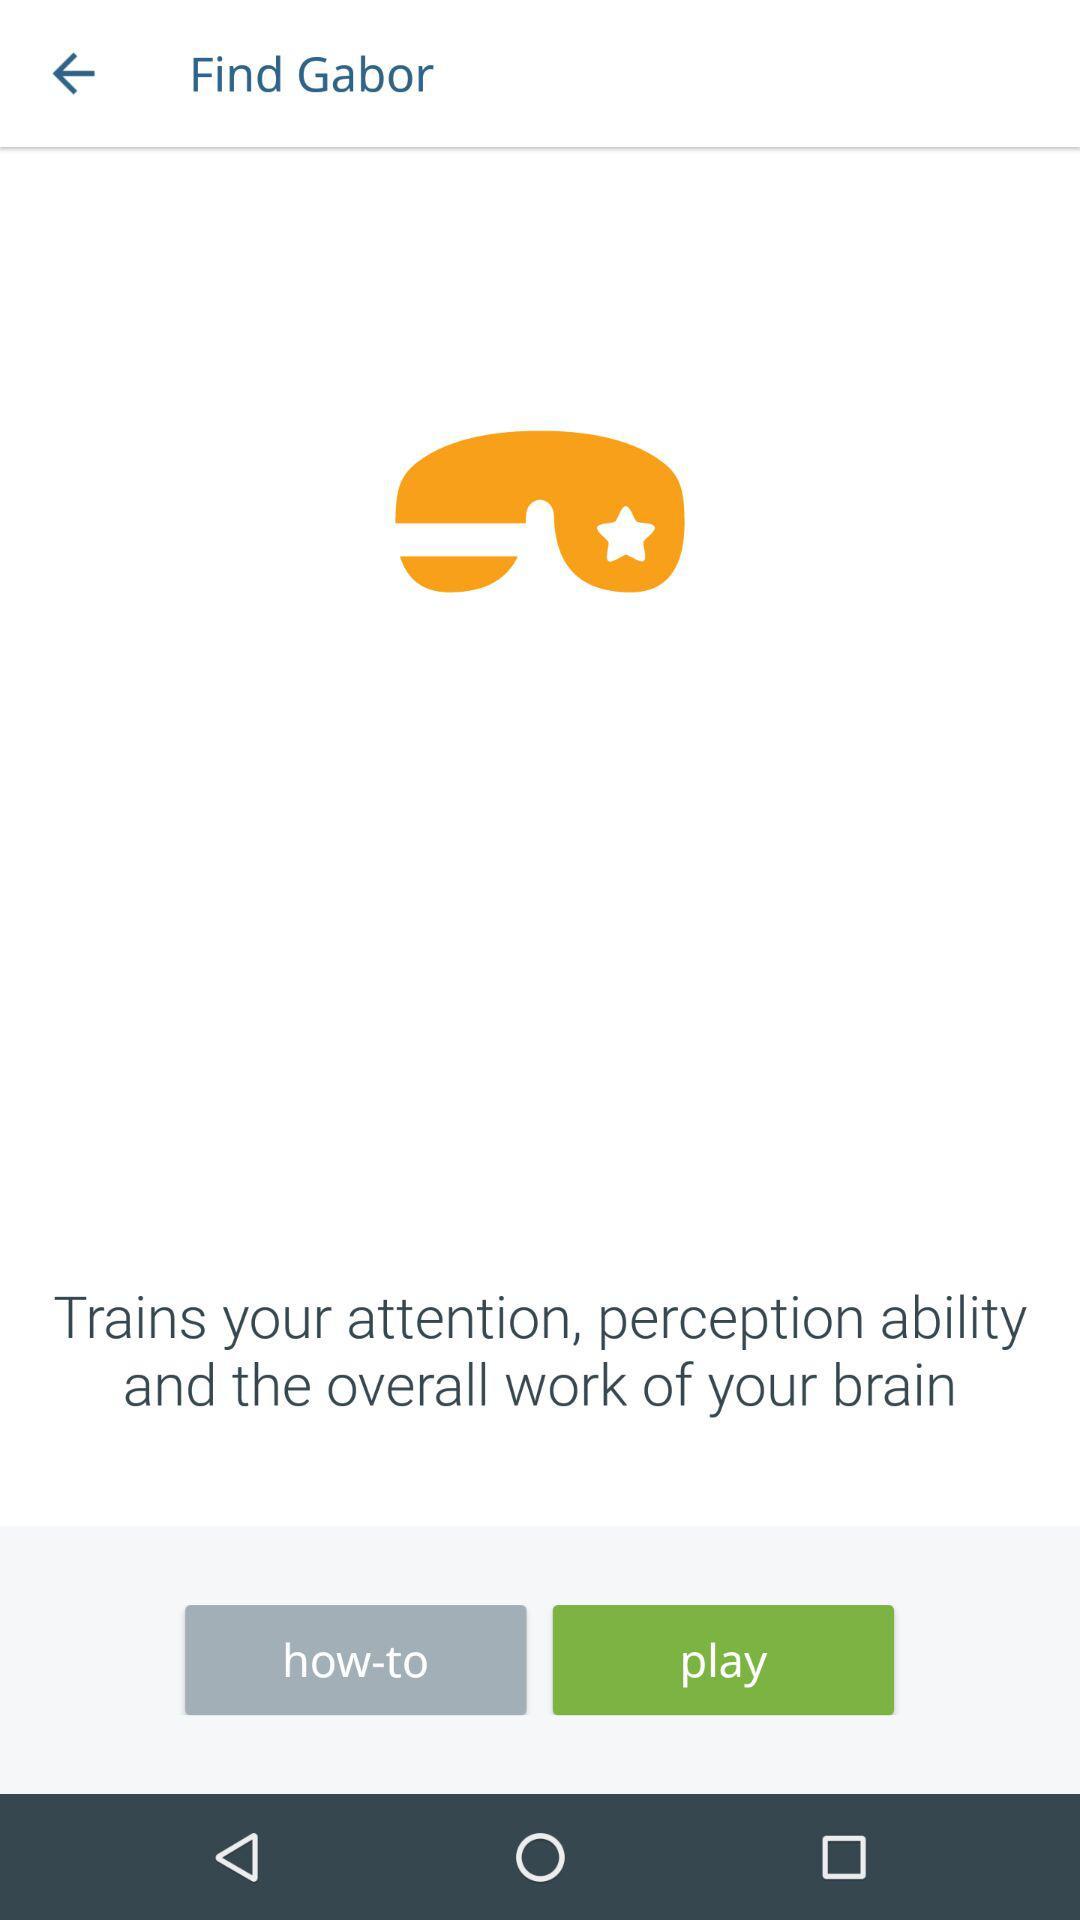 The image size is (1080, 1920). Describe the element at coordinates (723, 1660) in the screenshot. I see `the icon to the right of how-to item` at that location.